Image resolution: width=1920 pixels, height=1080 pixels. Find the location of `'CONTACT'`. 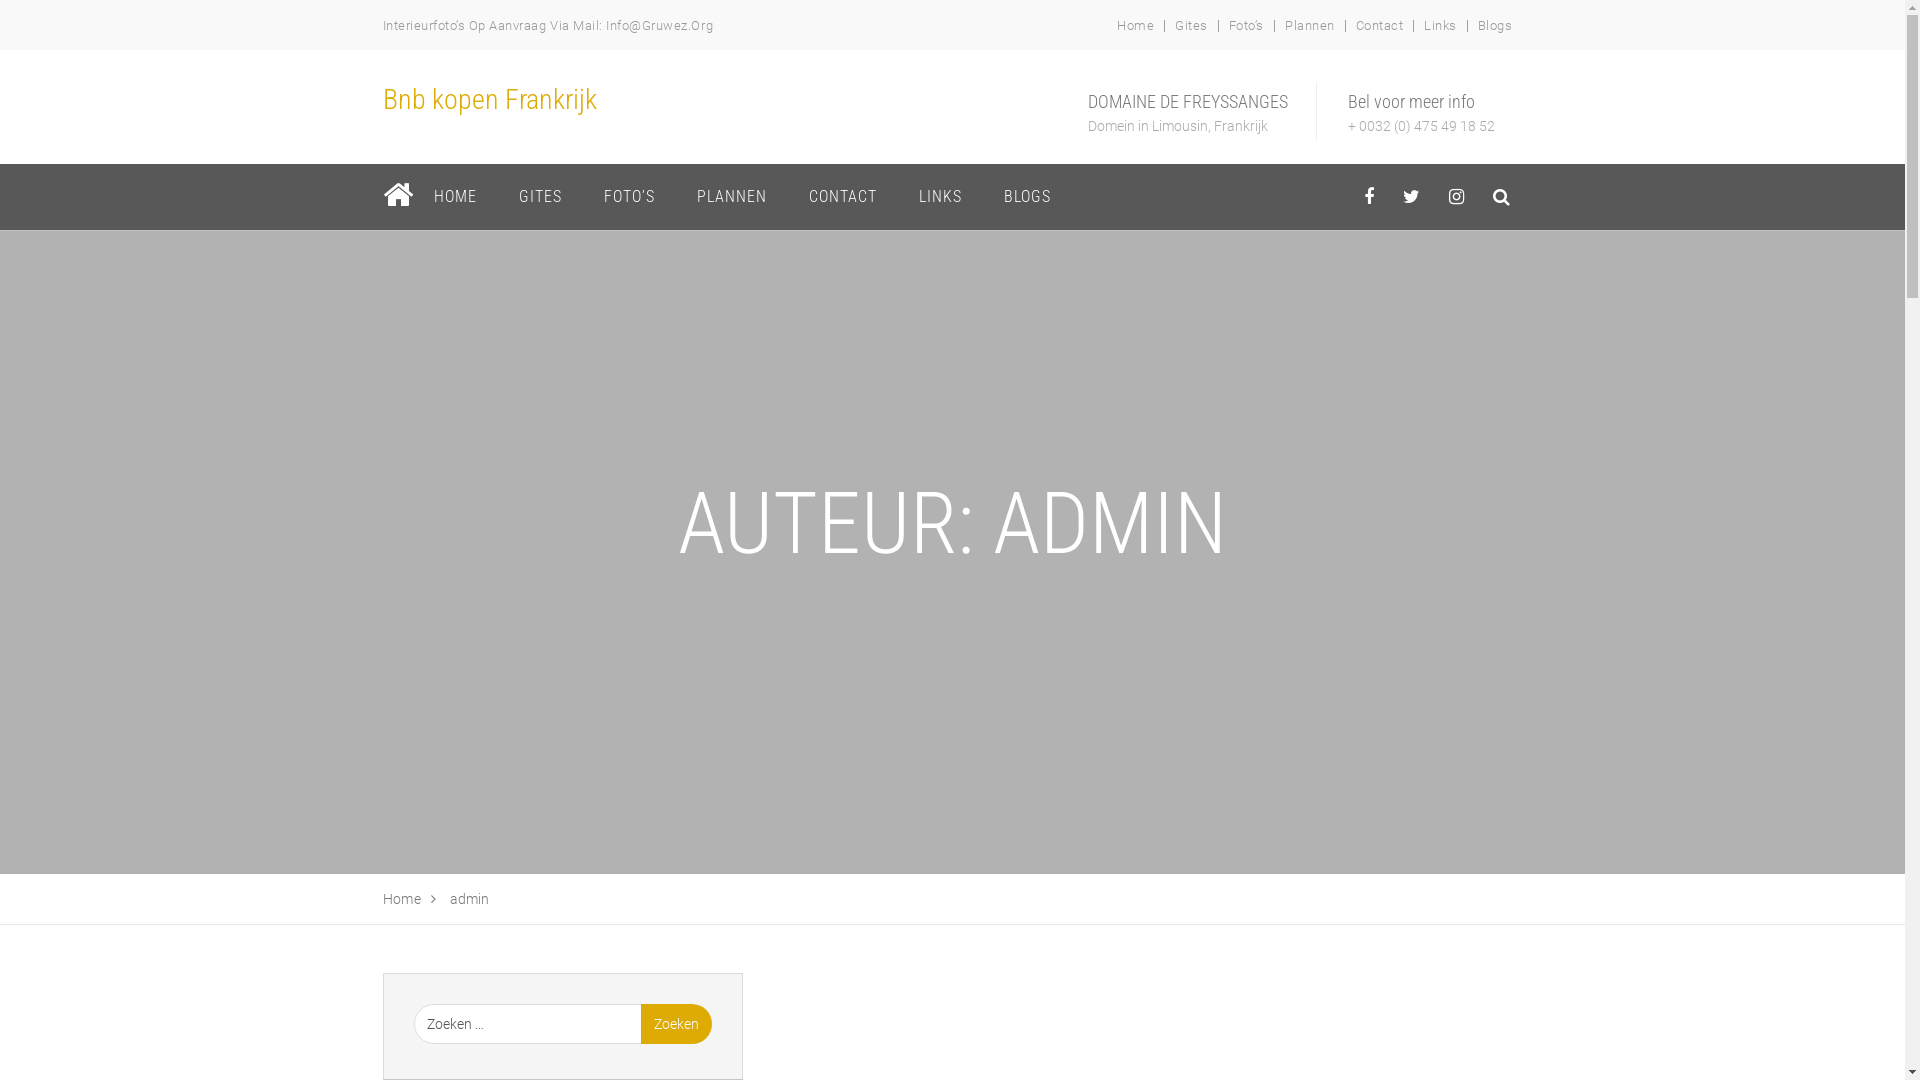

'CONTACT' is located at coordinates (795, 196).